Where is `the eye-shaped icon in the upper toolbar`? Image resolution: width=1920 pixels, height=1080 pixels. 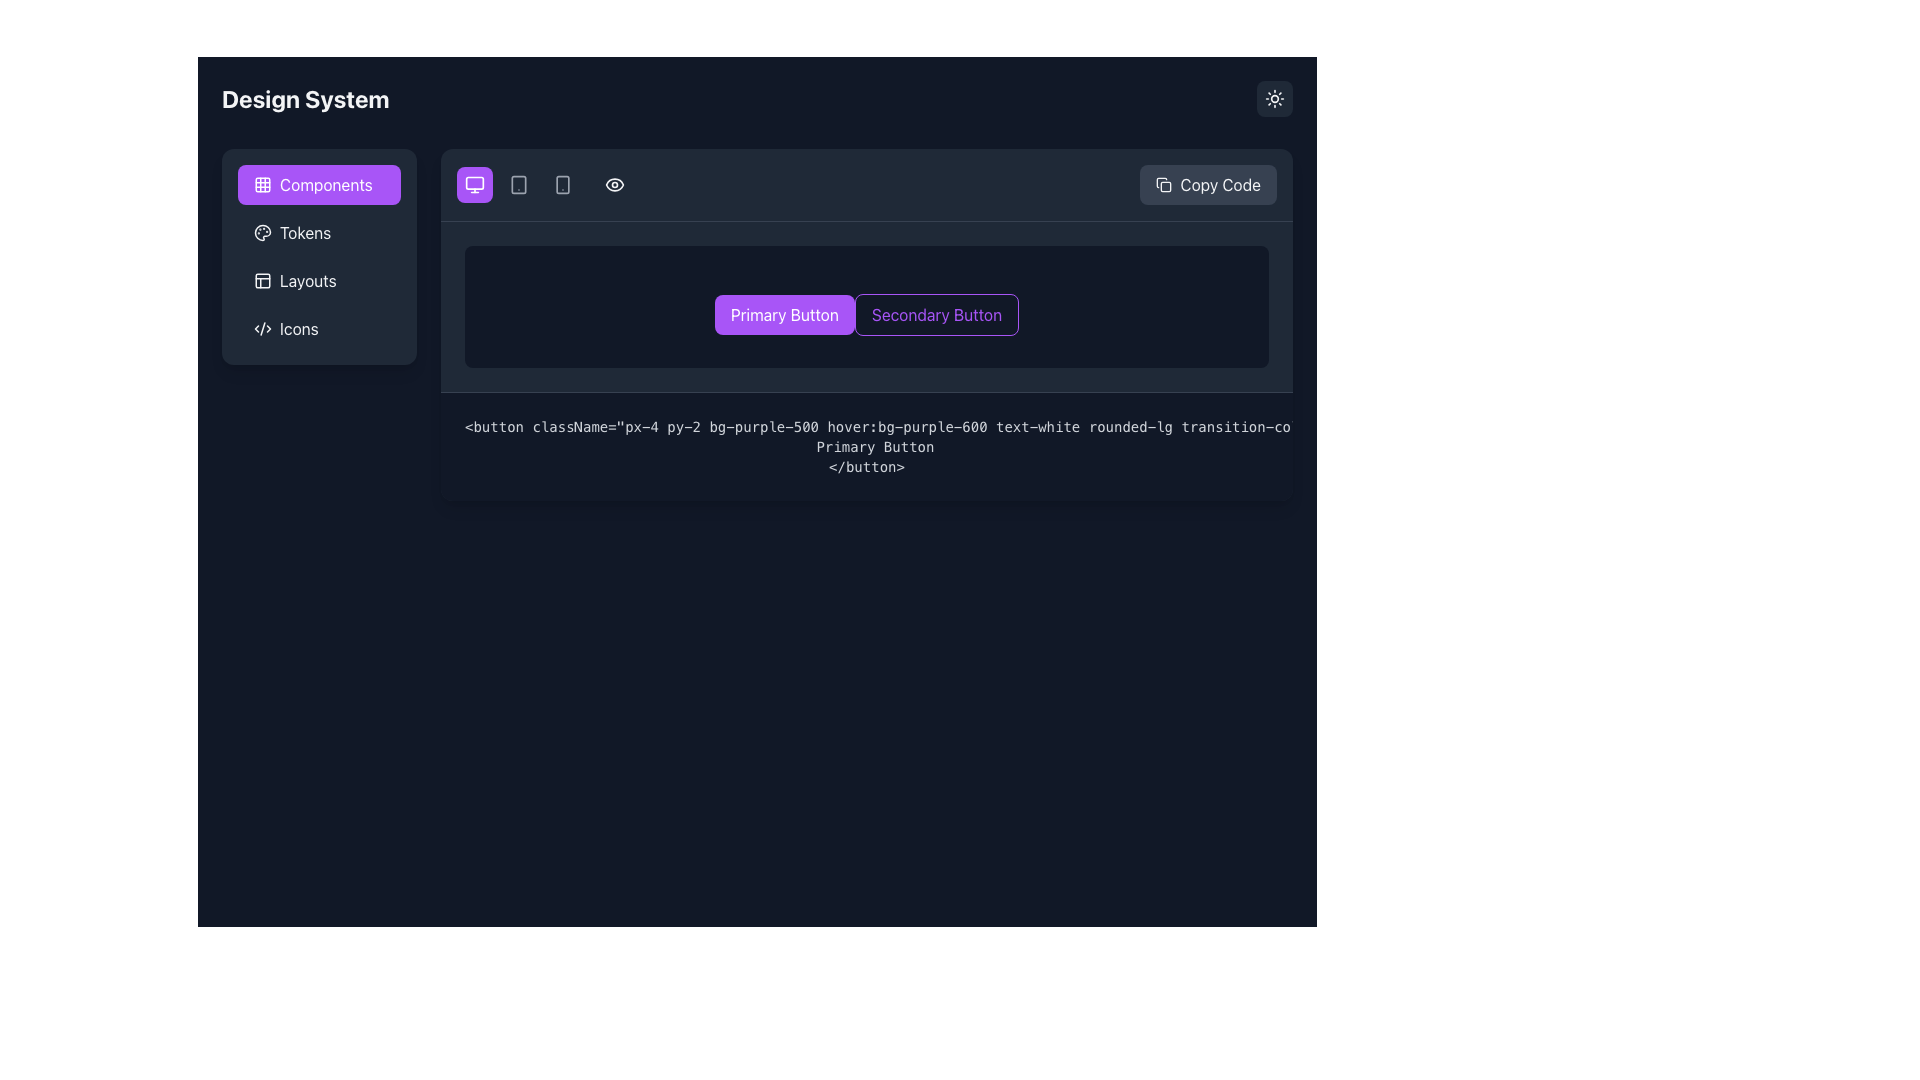
the eye-shaped icon in the upper toolbar is located at coordinates (613, 185).